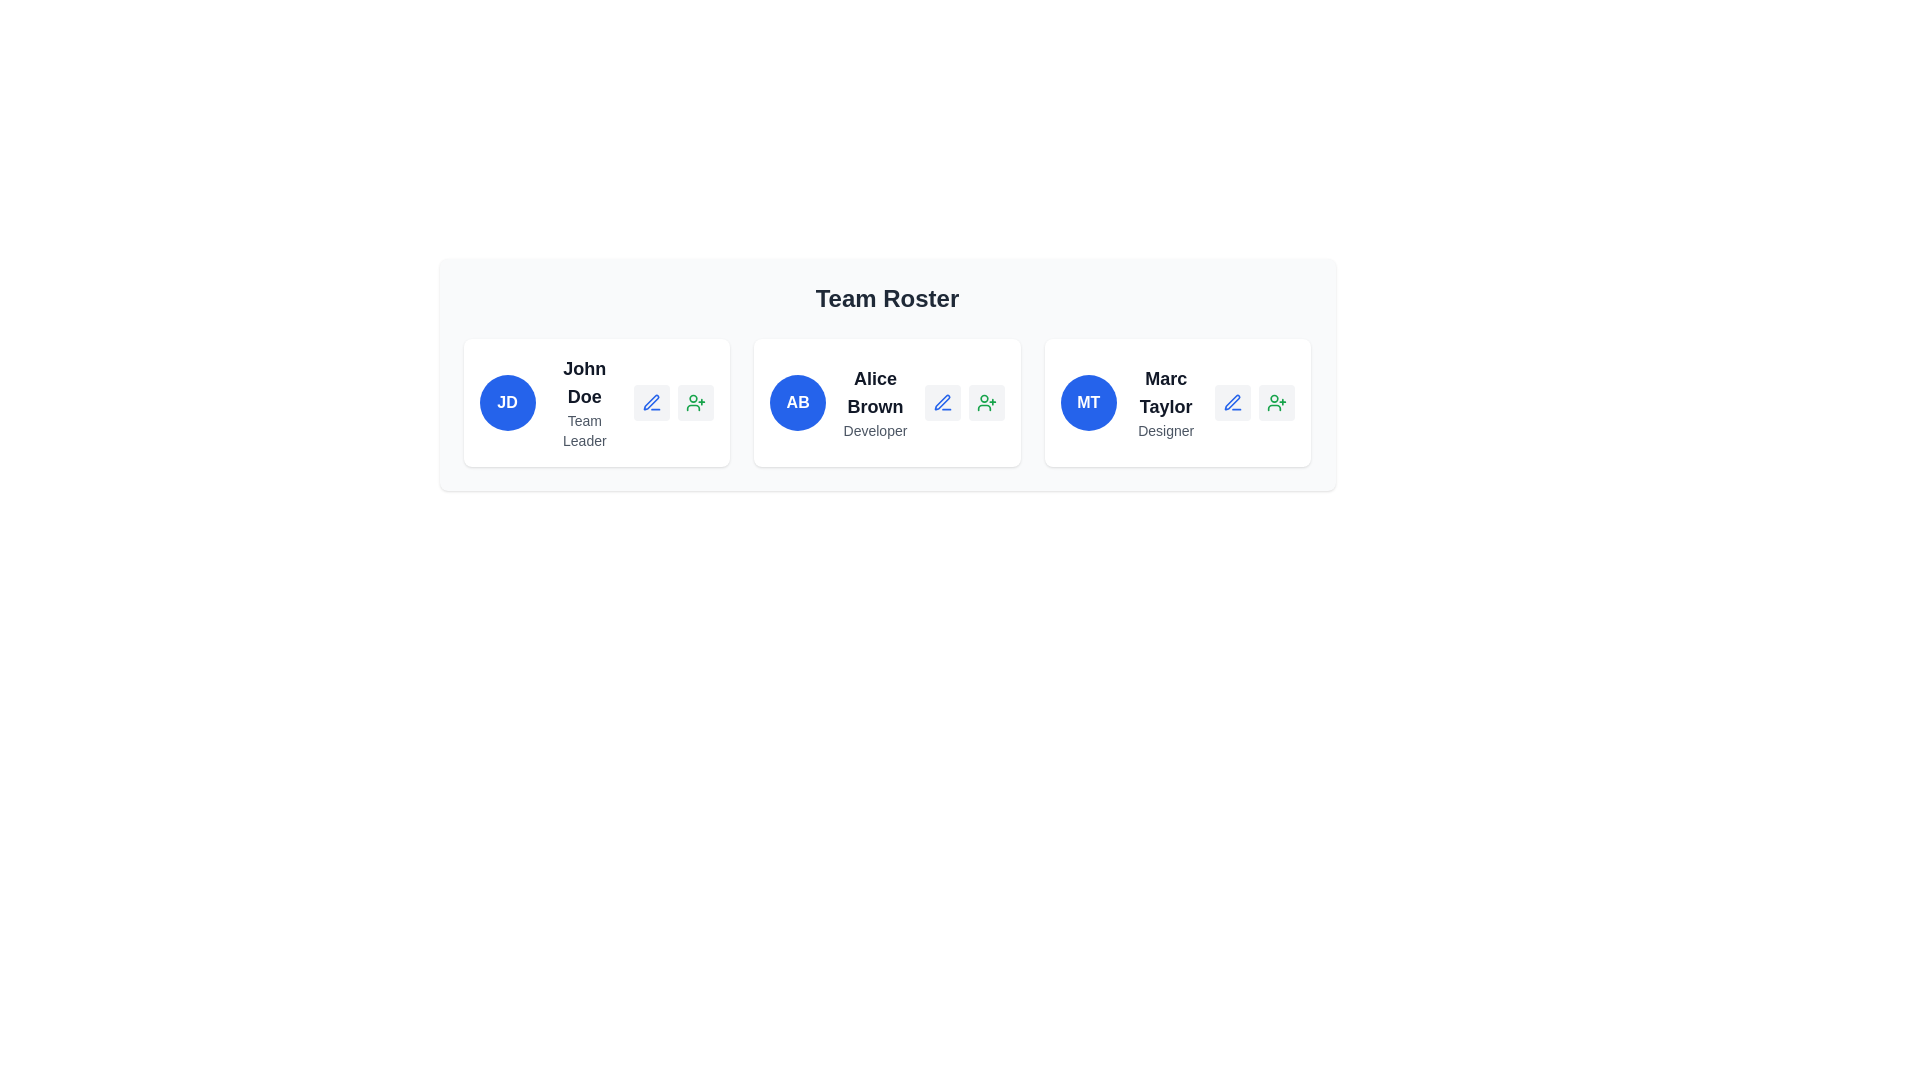 The width and height of the screenshot is (1920, 1080). Describe the element at coordinates (652, 402) in the screenshot. I see `the edit button with a pen icon in the card for John Doe to initiate editing` at that location.